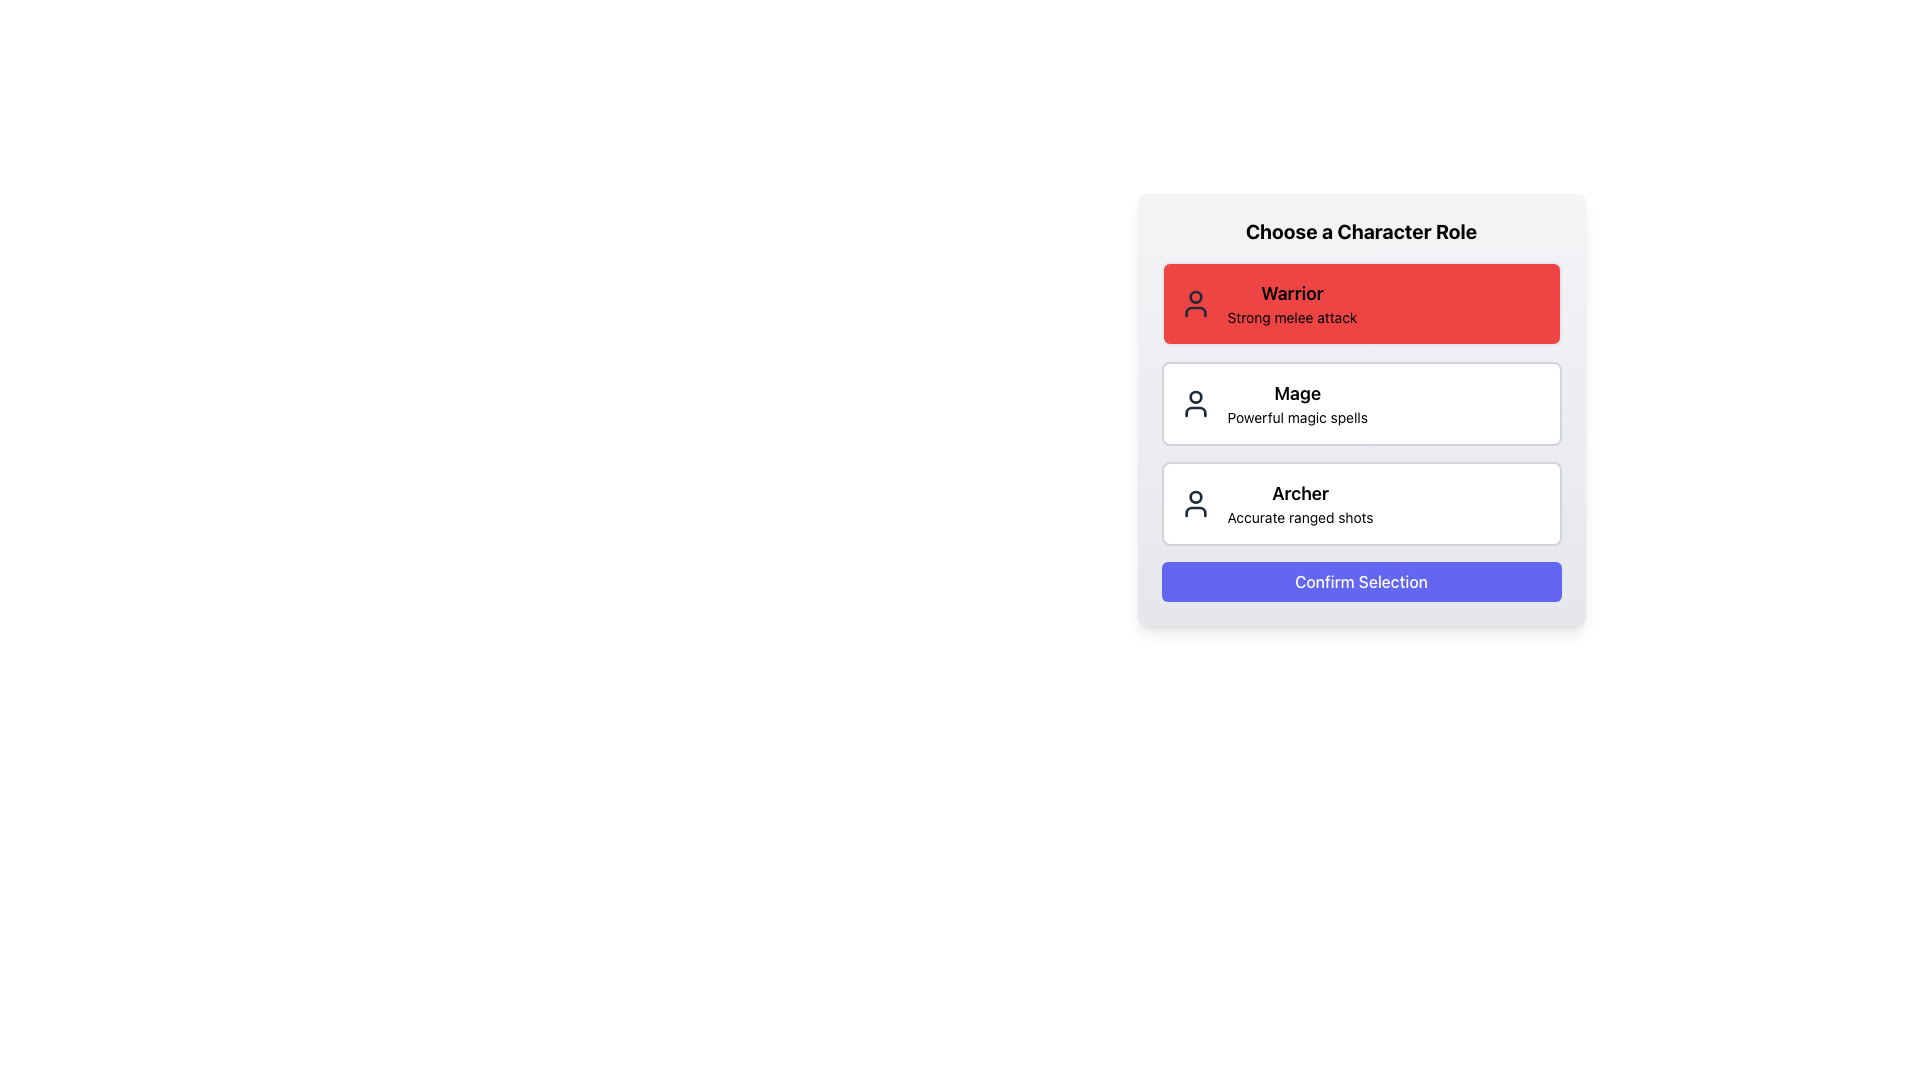 This screenshot has height=1080, width=1920. I want to click on the 'Warrior' Text Label, so click(1291, 293).